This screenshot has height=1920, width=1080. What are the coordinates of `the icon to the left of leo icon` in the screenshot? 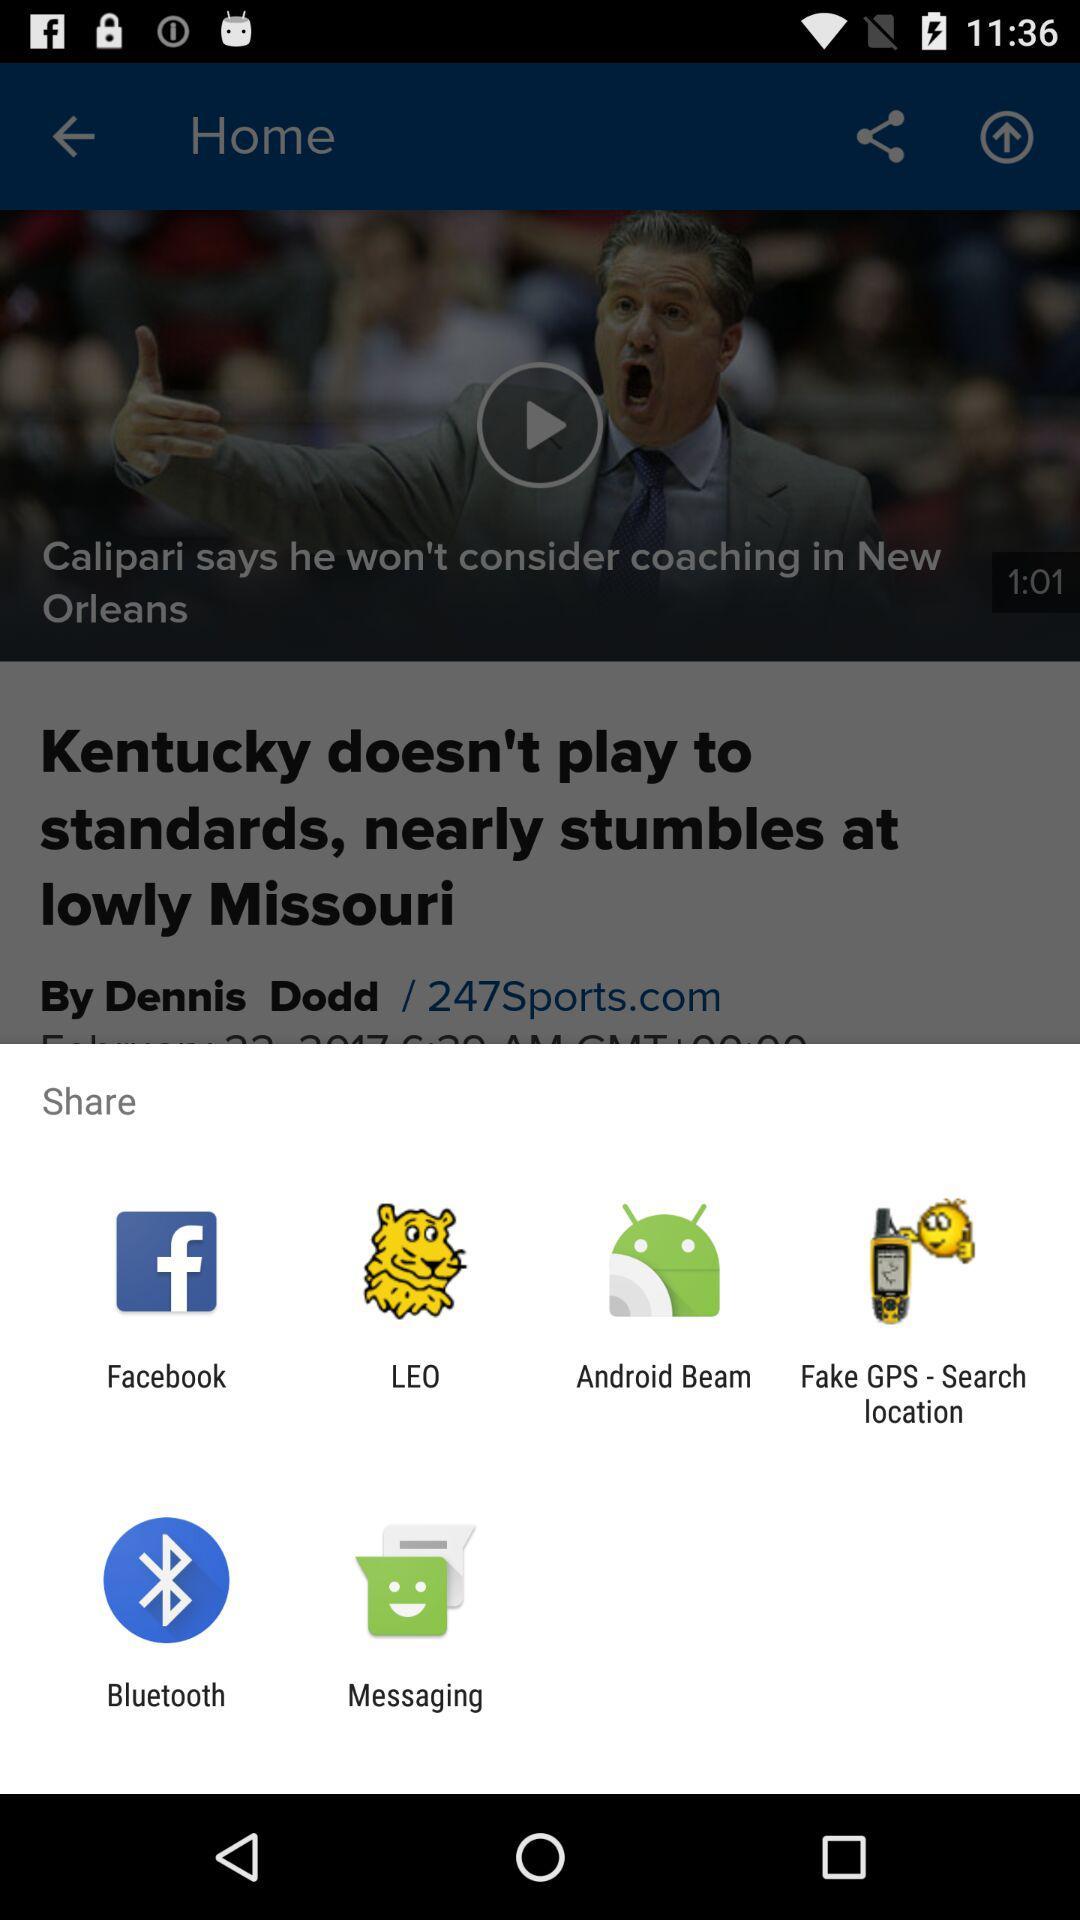 It's located at (165, 1392).